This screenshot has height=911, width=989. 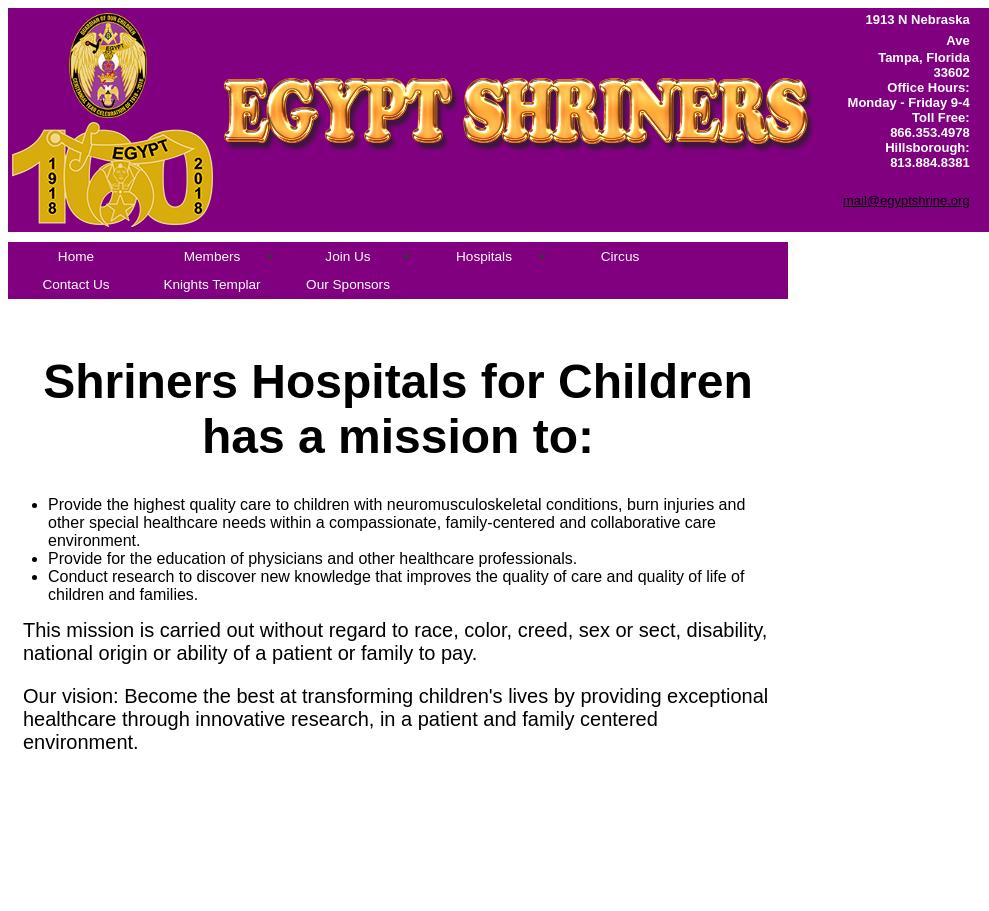 I want to click on 'Tampa, Florida 33602', so click(x=878, y=64).